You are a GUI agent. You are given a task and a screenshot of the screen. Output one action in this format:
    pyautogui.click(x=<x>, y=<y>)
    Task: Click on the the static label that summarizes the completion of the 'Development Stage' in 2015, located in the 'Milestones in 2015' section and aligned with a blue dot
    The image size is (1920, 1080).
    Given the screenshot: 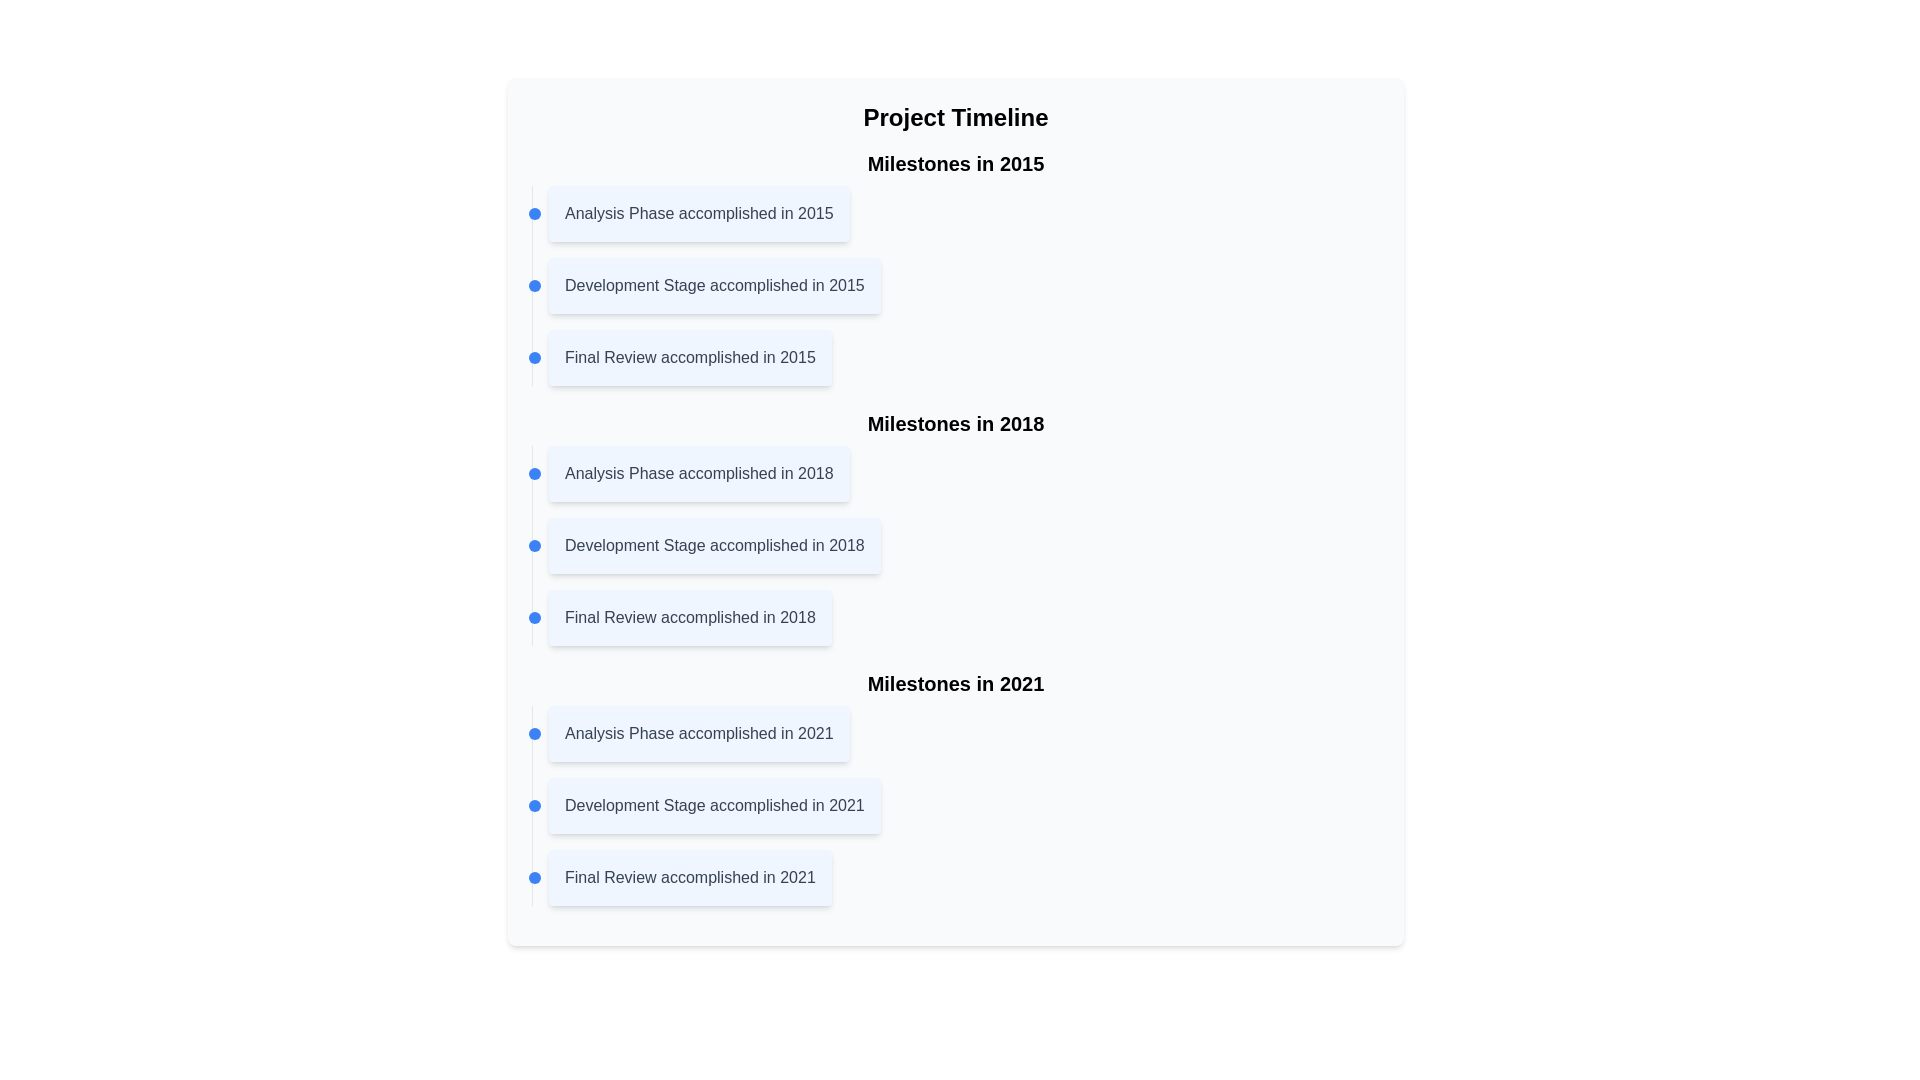 What is the action you would take?
    pyautogui.click(x=714, y=285)
    